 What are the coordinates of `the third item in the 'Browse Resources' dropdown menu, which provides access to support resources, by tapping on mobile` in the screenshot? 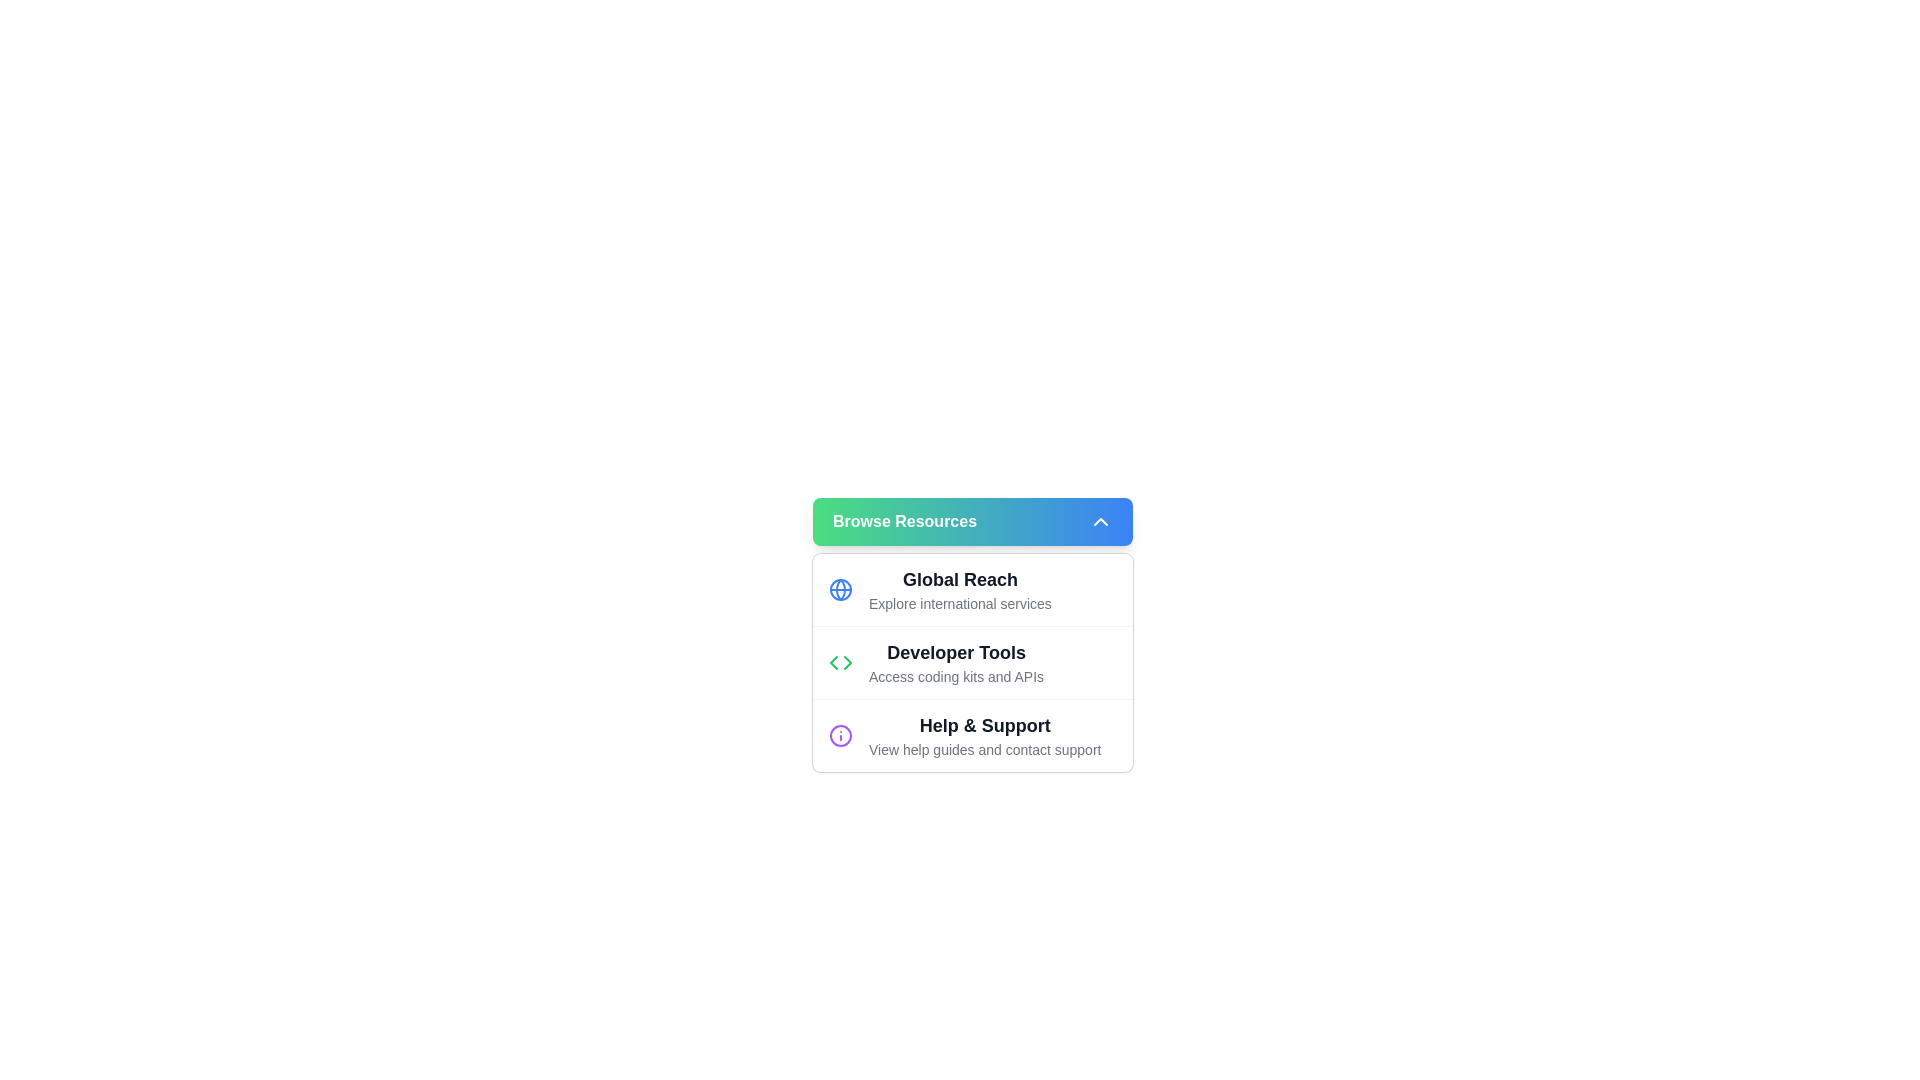 It's located at (973, 735).